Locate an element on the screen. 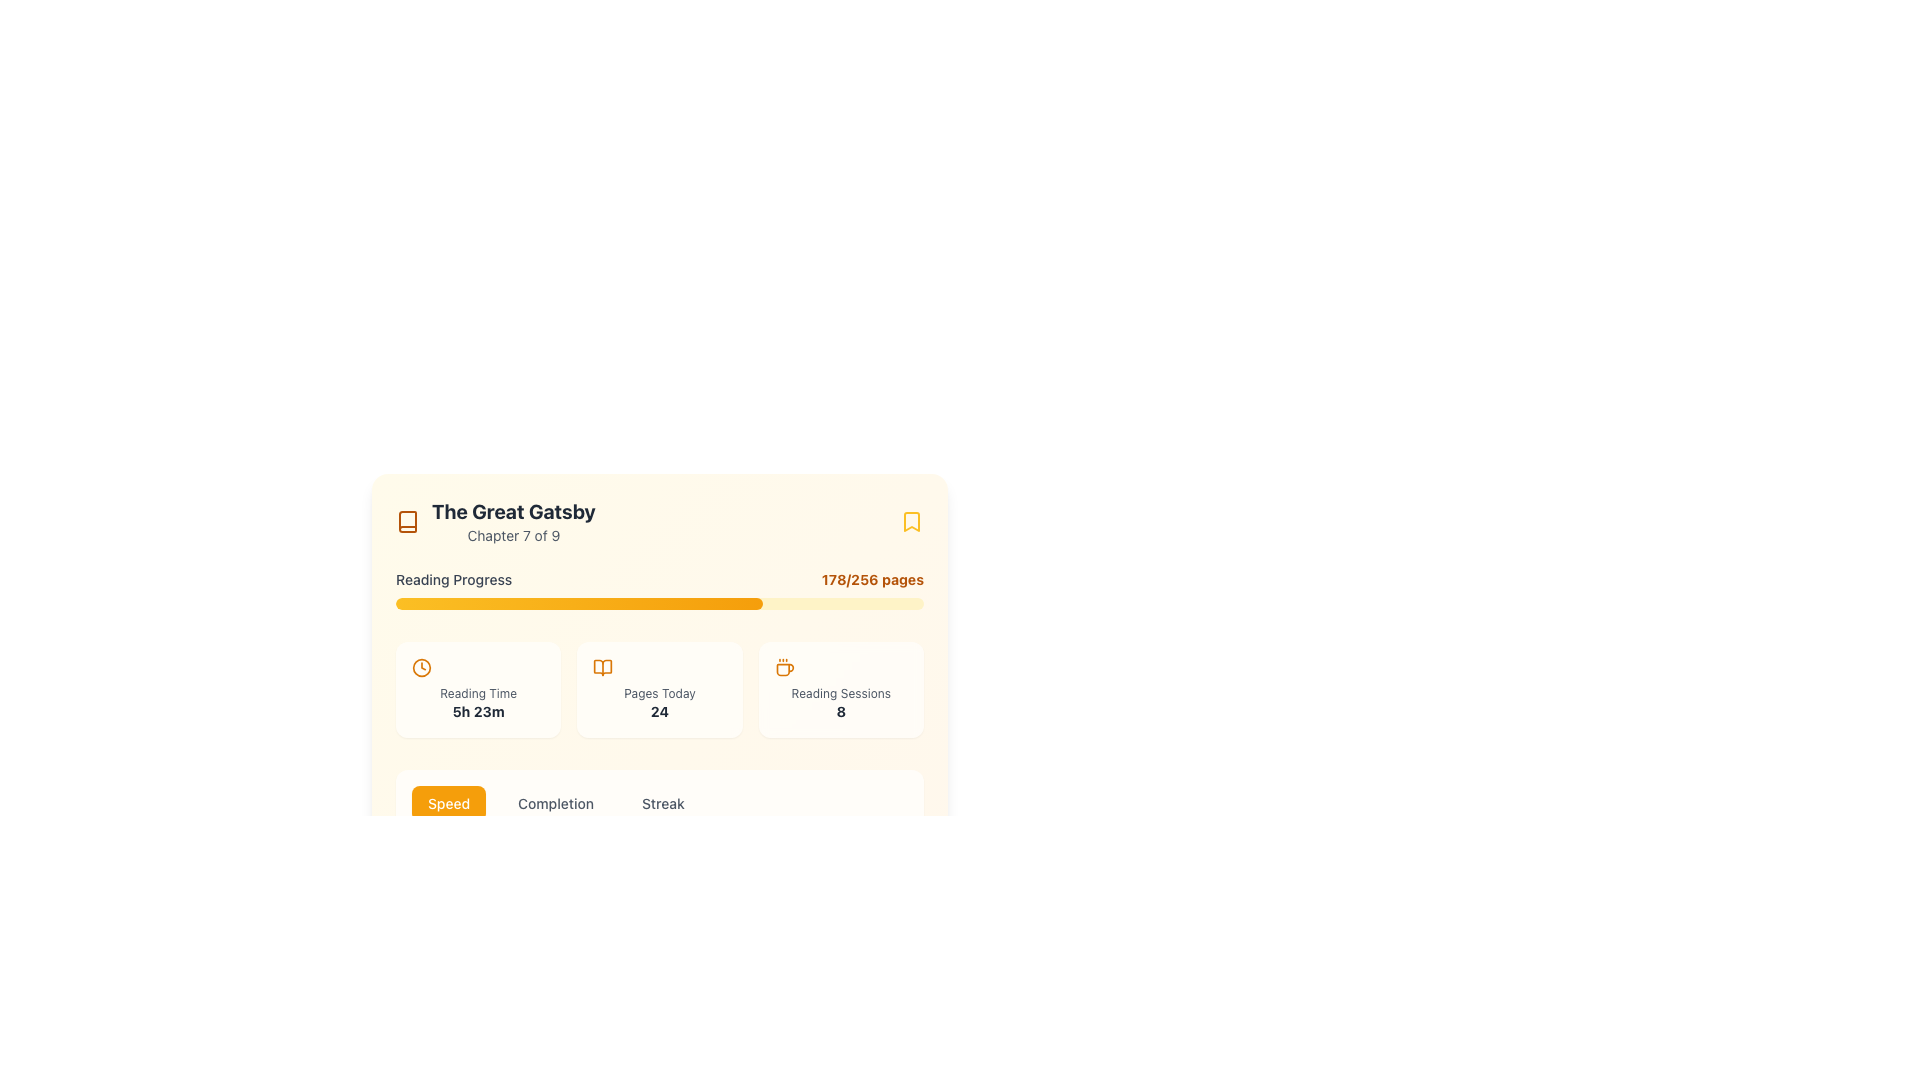  the graphic icon resembling an open book located in the top-left corner of the widget titled 'The Great Gatsby' is located at coordinates (407, 520).